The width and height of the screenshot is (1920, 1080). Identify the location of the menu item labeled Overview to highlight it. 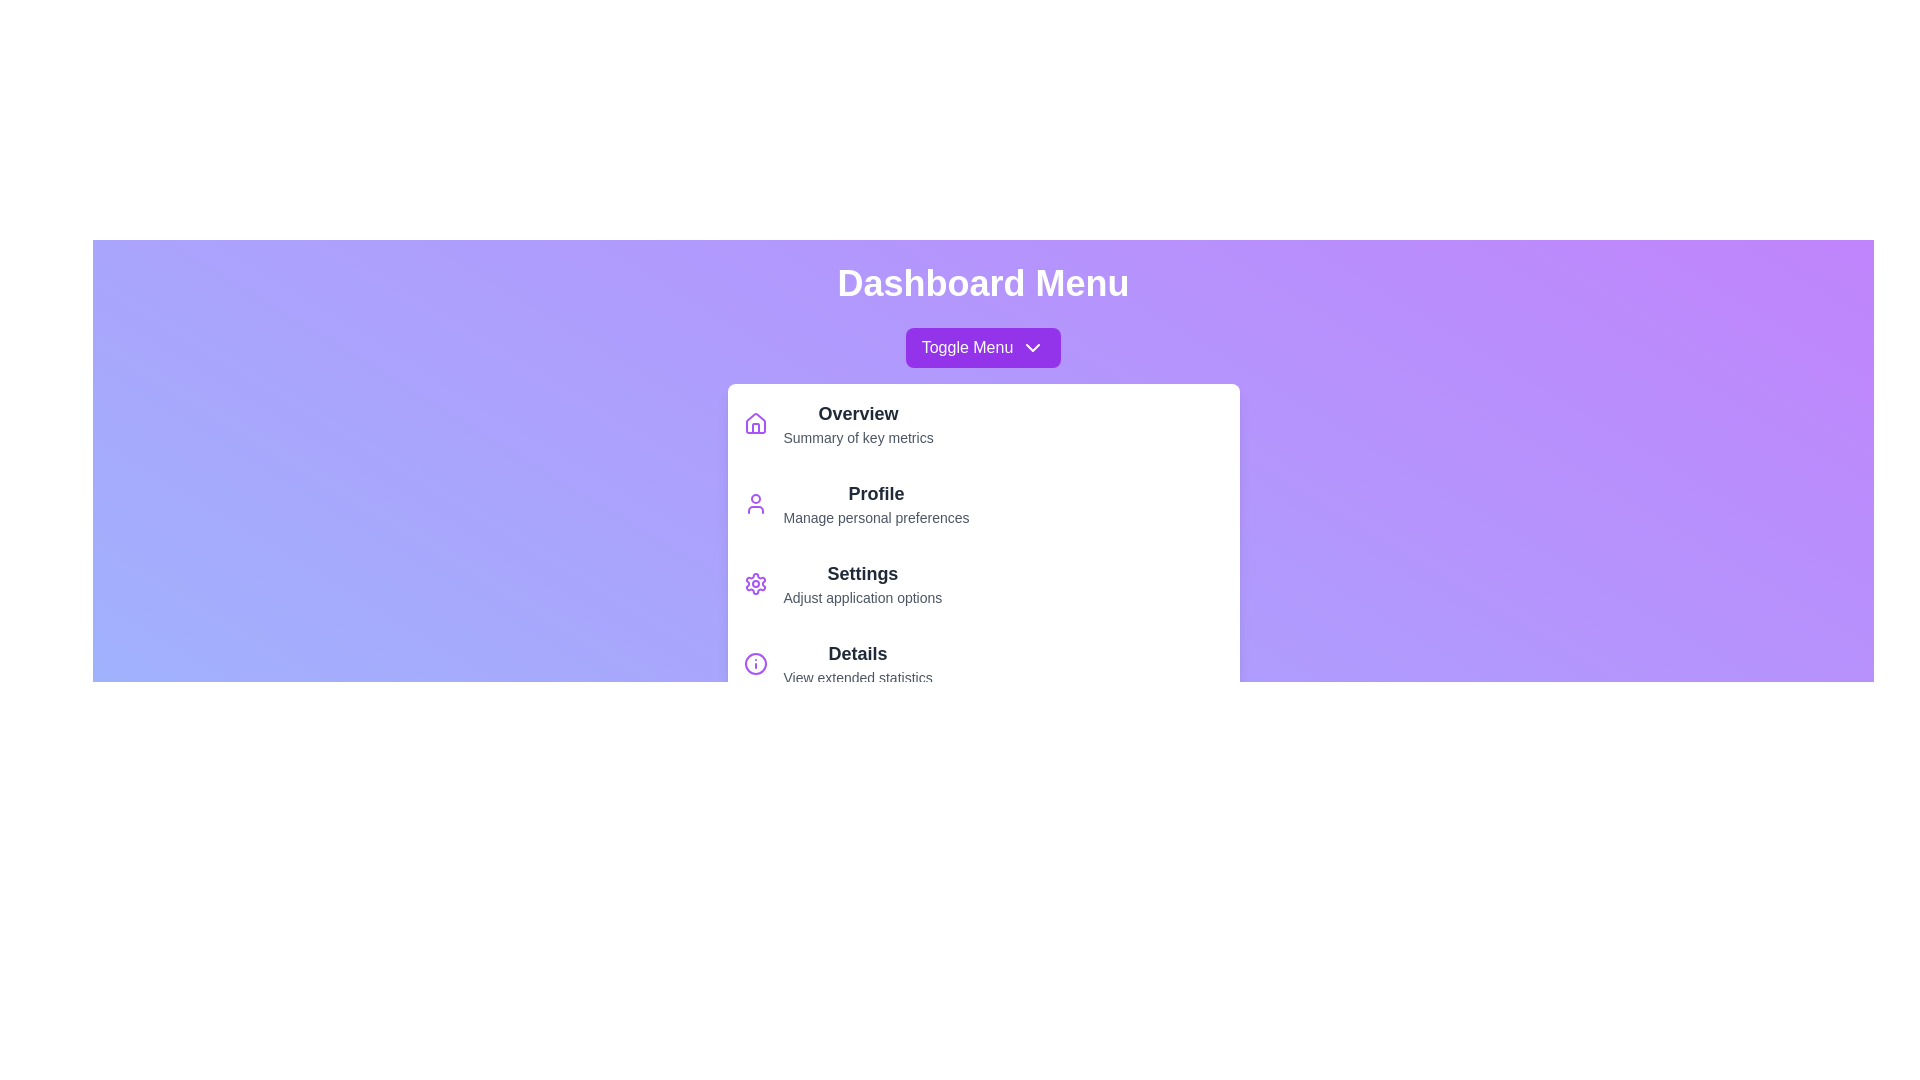
(983, 423).